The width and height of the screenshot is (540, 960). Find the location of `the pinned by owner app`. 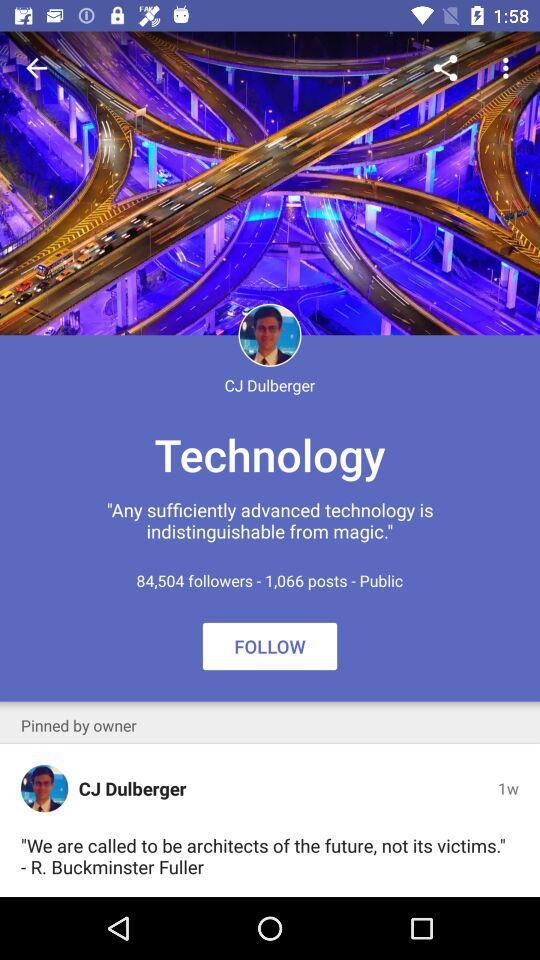

the pinned by owner app is located at coordinates (77, 724).